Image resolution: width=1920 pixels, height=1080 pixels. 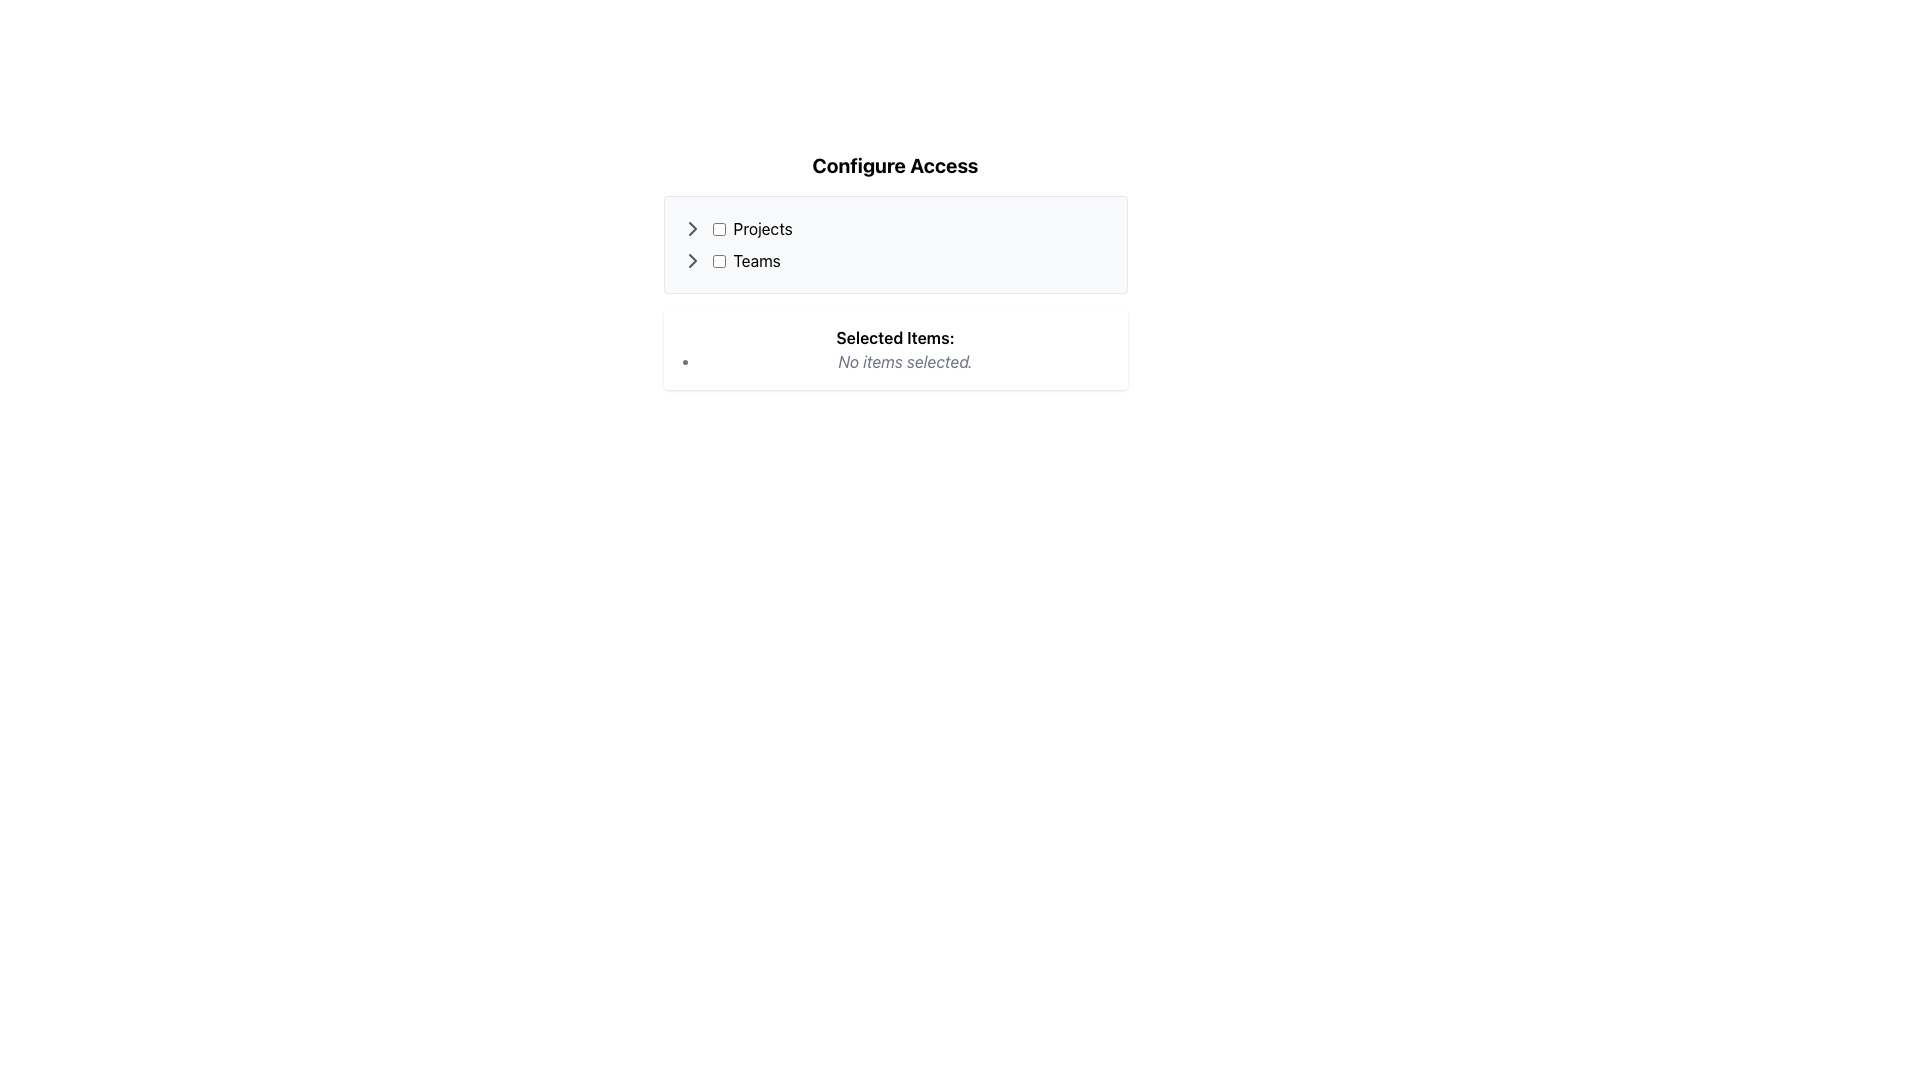 I want to click on properties of the 'Projects' label located in the 'Configure Access' section, positioned beside a checkbox and an arrow icon, so click(x=894, y=227).